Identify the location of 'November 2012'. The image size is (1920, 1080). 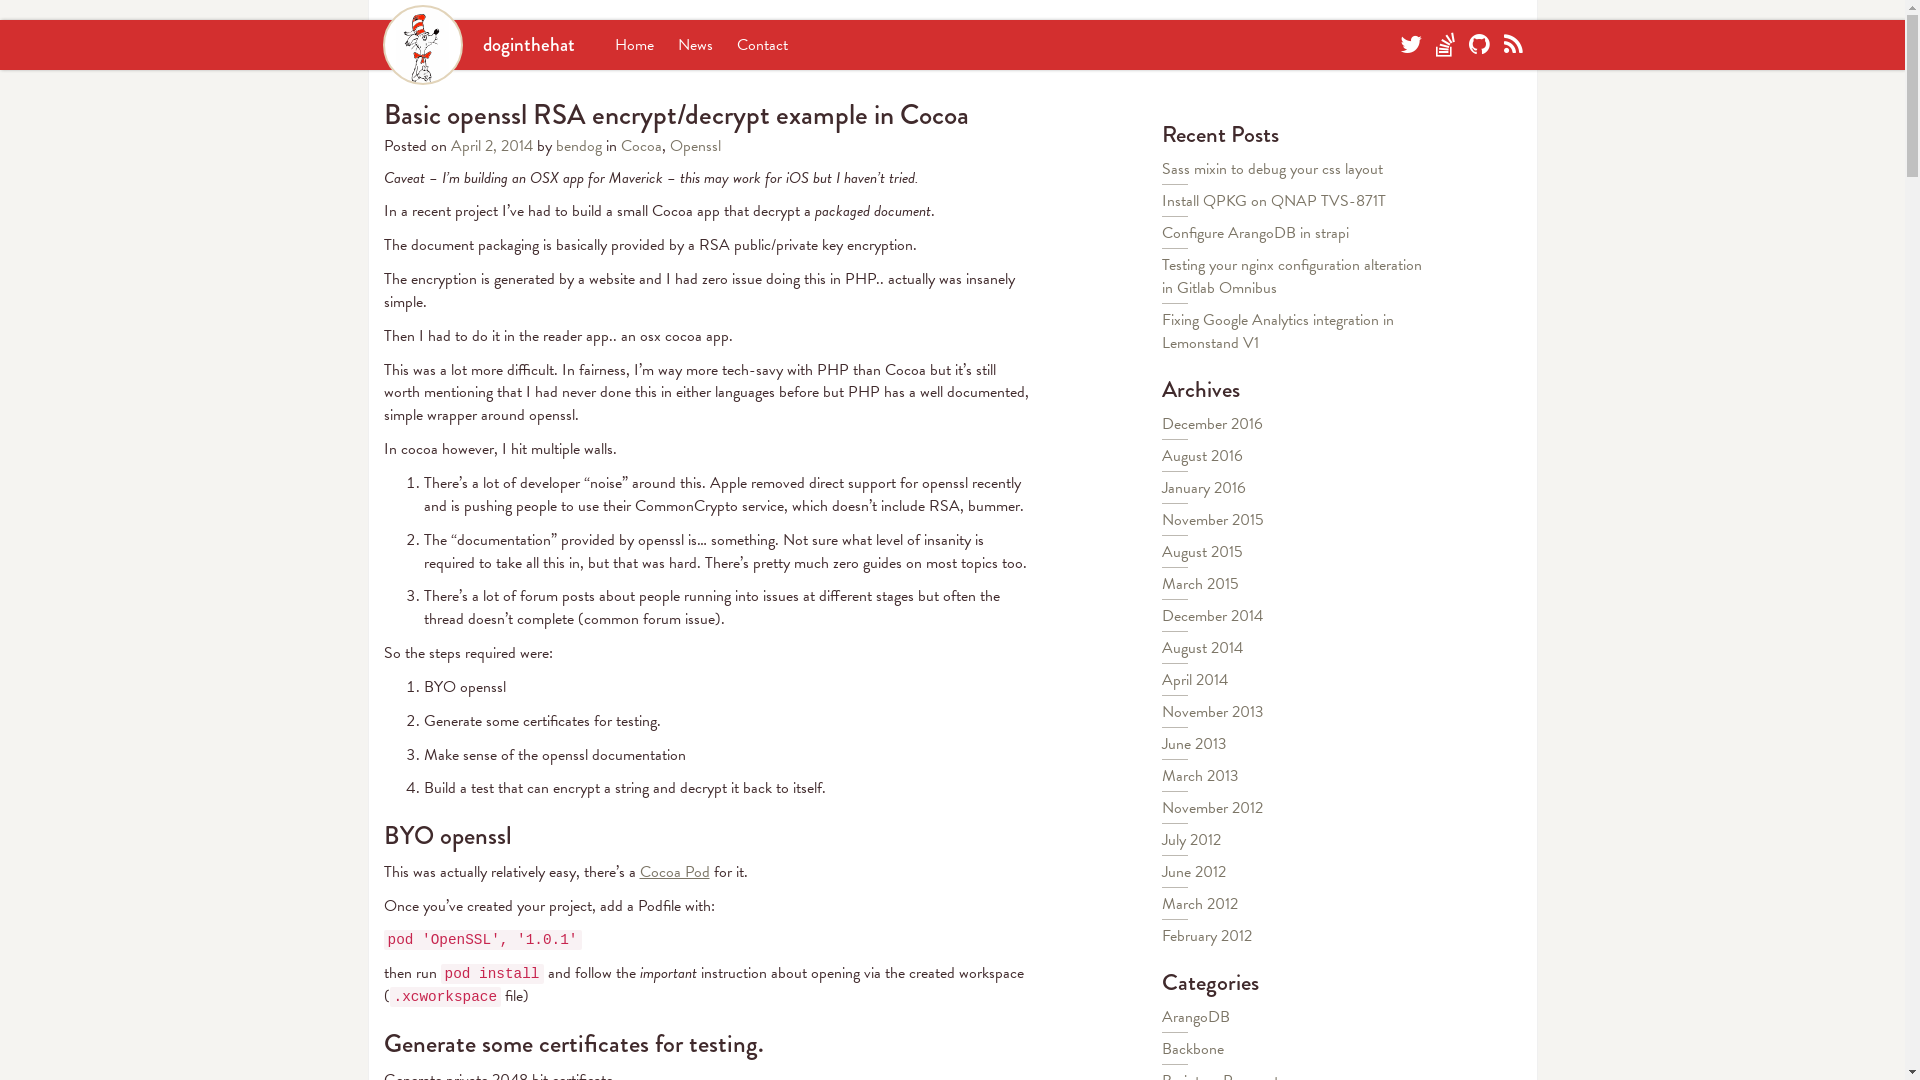
(1211, 806).